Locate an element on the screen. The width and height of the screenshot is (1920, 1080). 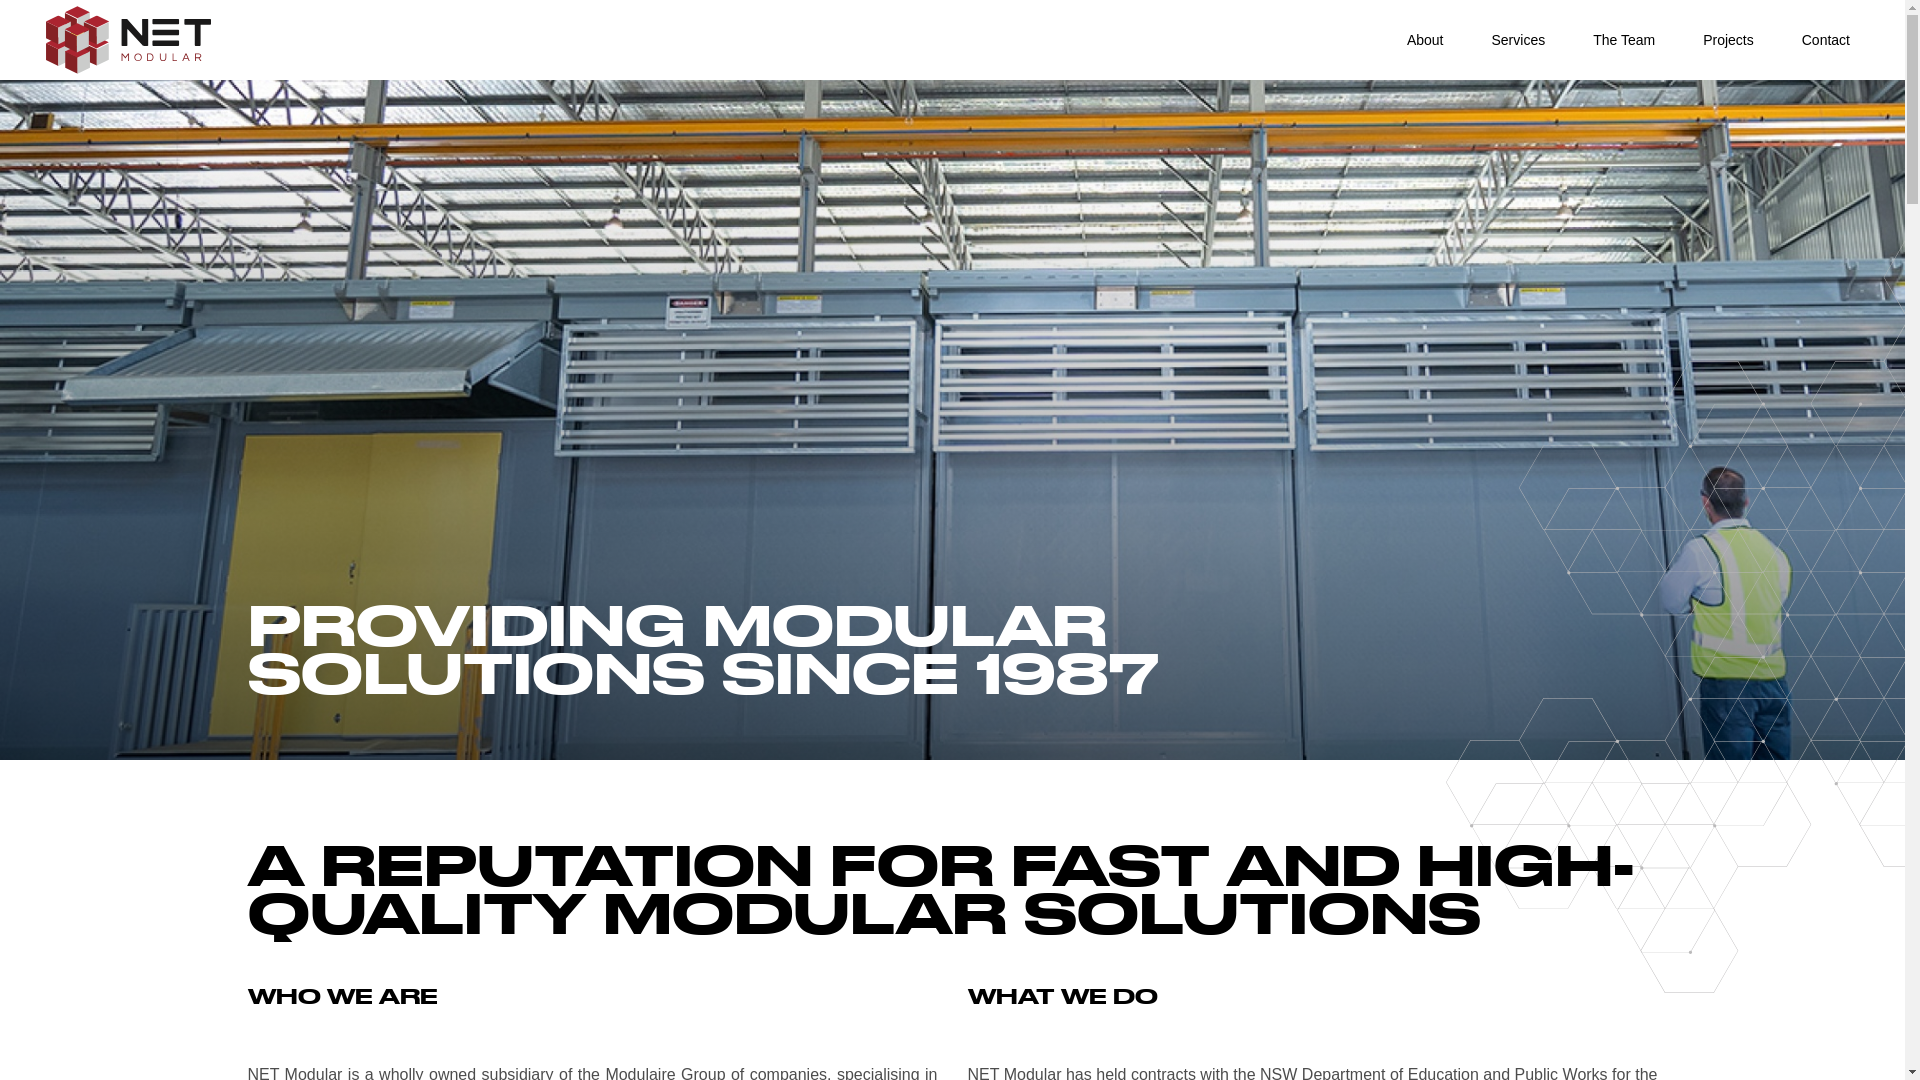
'The Team' is located at coordinates (1623, 40).